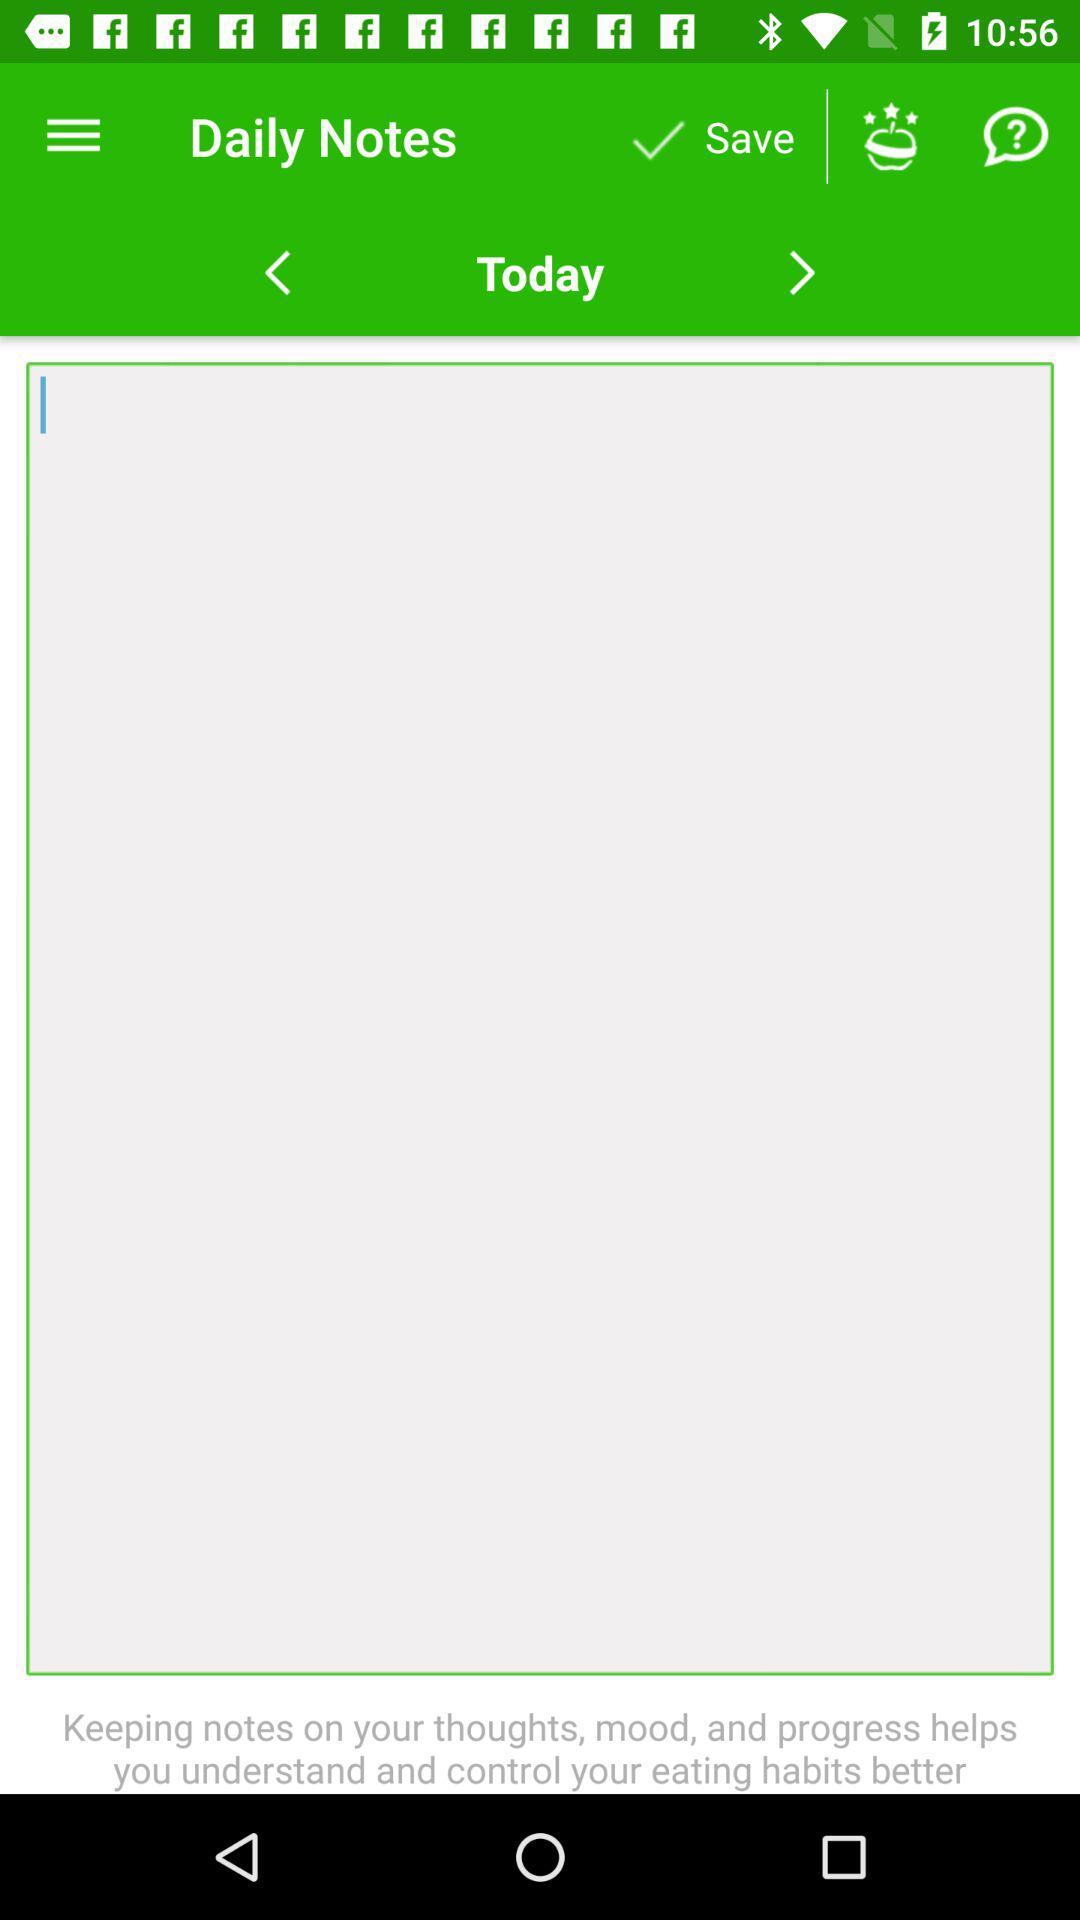  Describe the element at coordinates (540, 1018) in the screenshot. I see `type notes` at that location.